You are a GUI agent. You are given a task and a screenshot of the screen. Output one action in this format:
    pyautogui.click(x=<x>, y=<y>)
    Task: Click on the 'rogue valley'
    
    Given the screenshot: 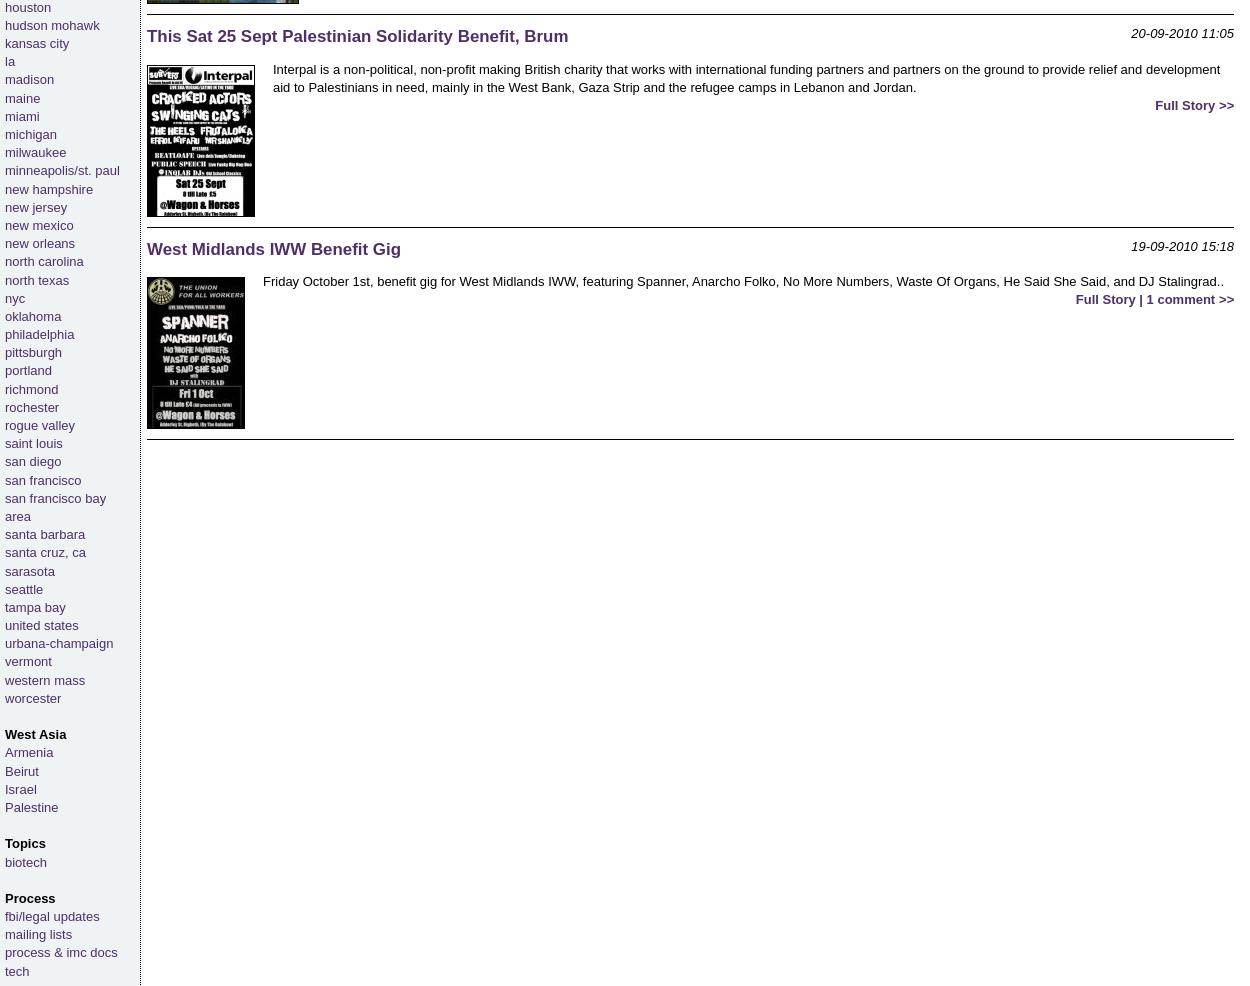 What is the action you would take?
    pyautogui.click(x=40, y=425)
    